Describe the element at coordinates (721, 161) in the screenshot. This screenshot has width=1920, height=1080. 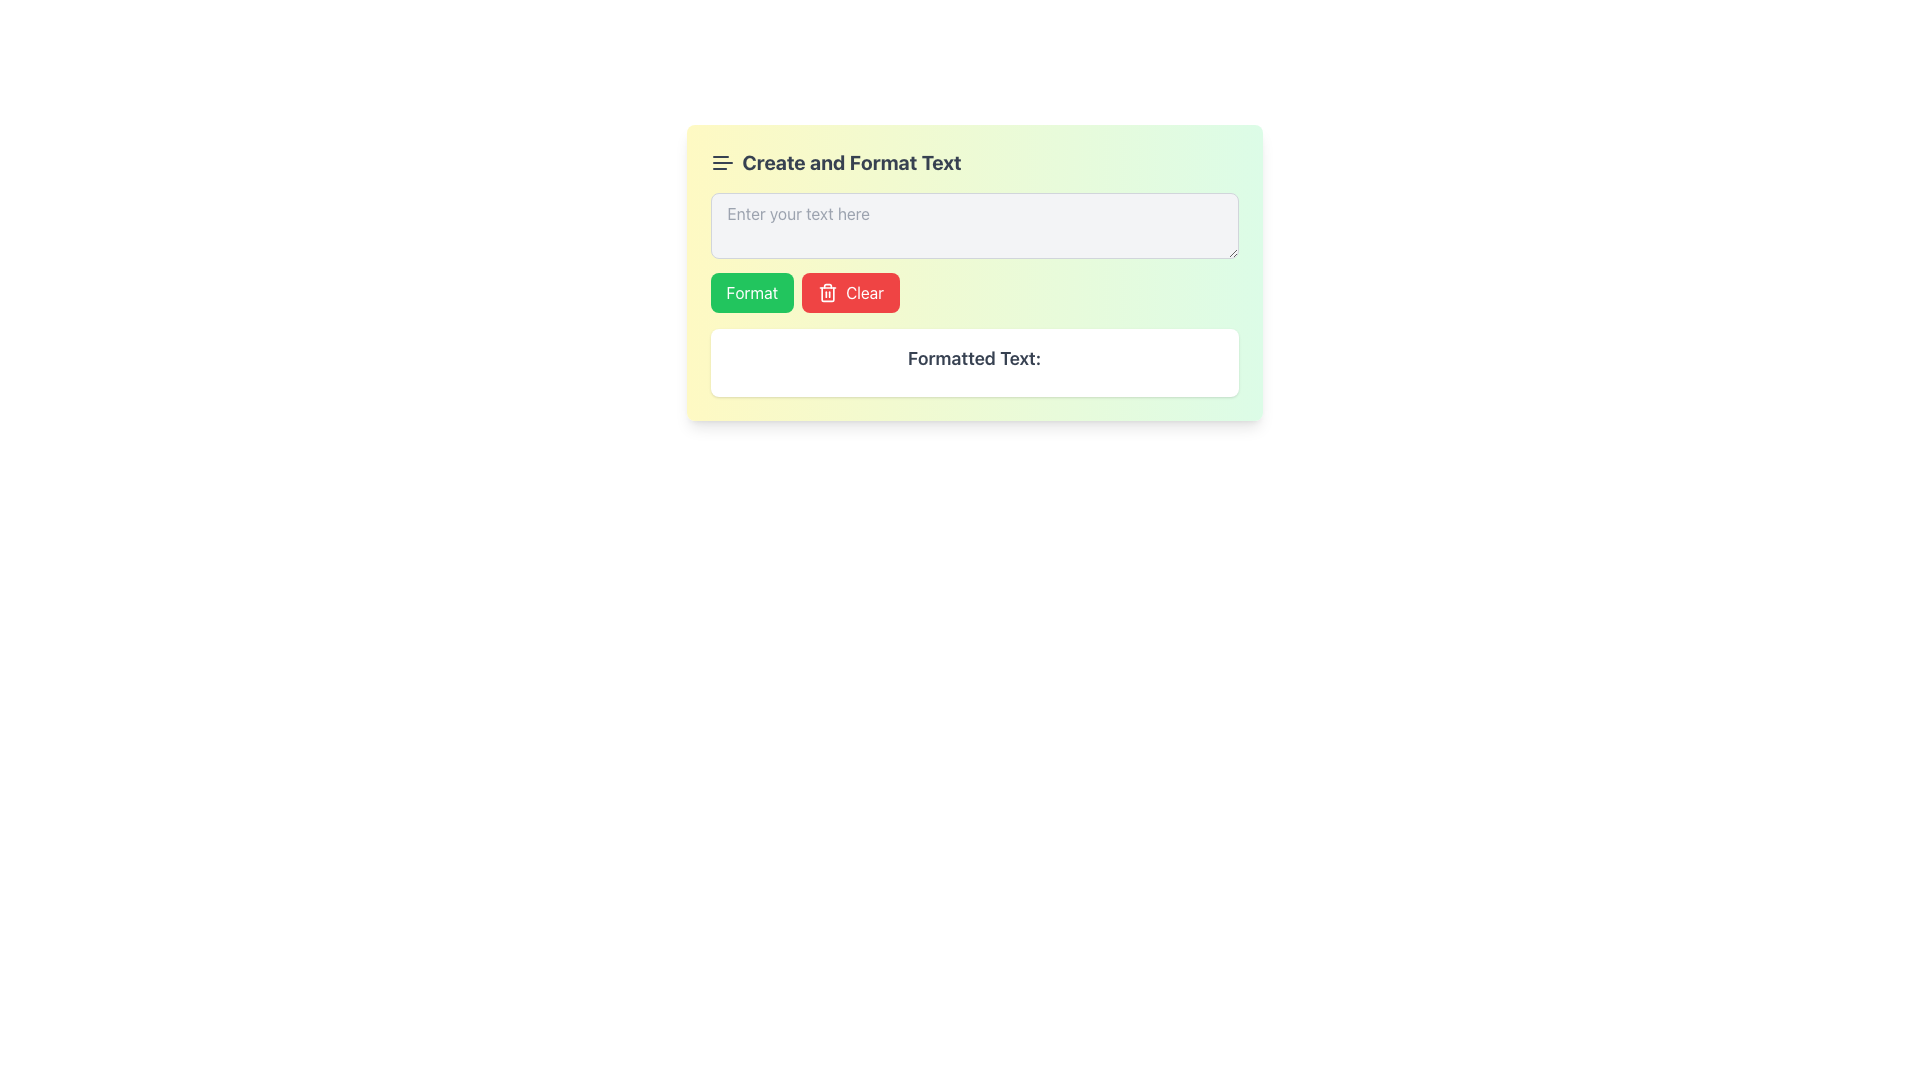
I see `the SVG icon located at the top-left area of the 'Create and Format Text' panel, which serves as a decorative icon for text formatting features` at that location.